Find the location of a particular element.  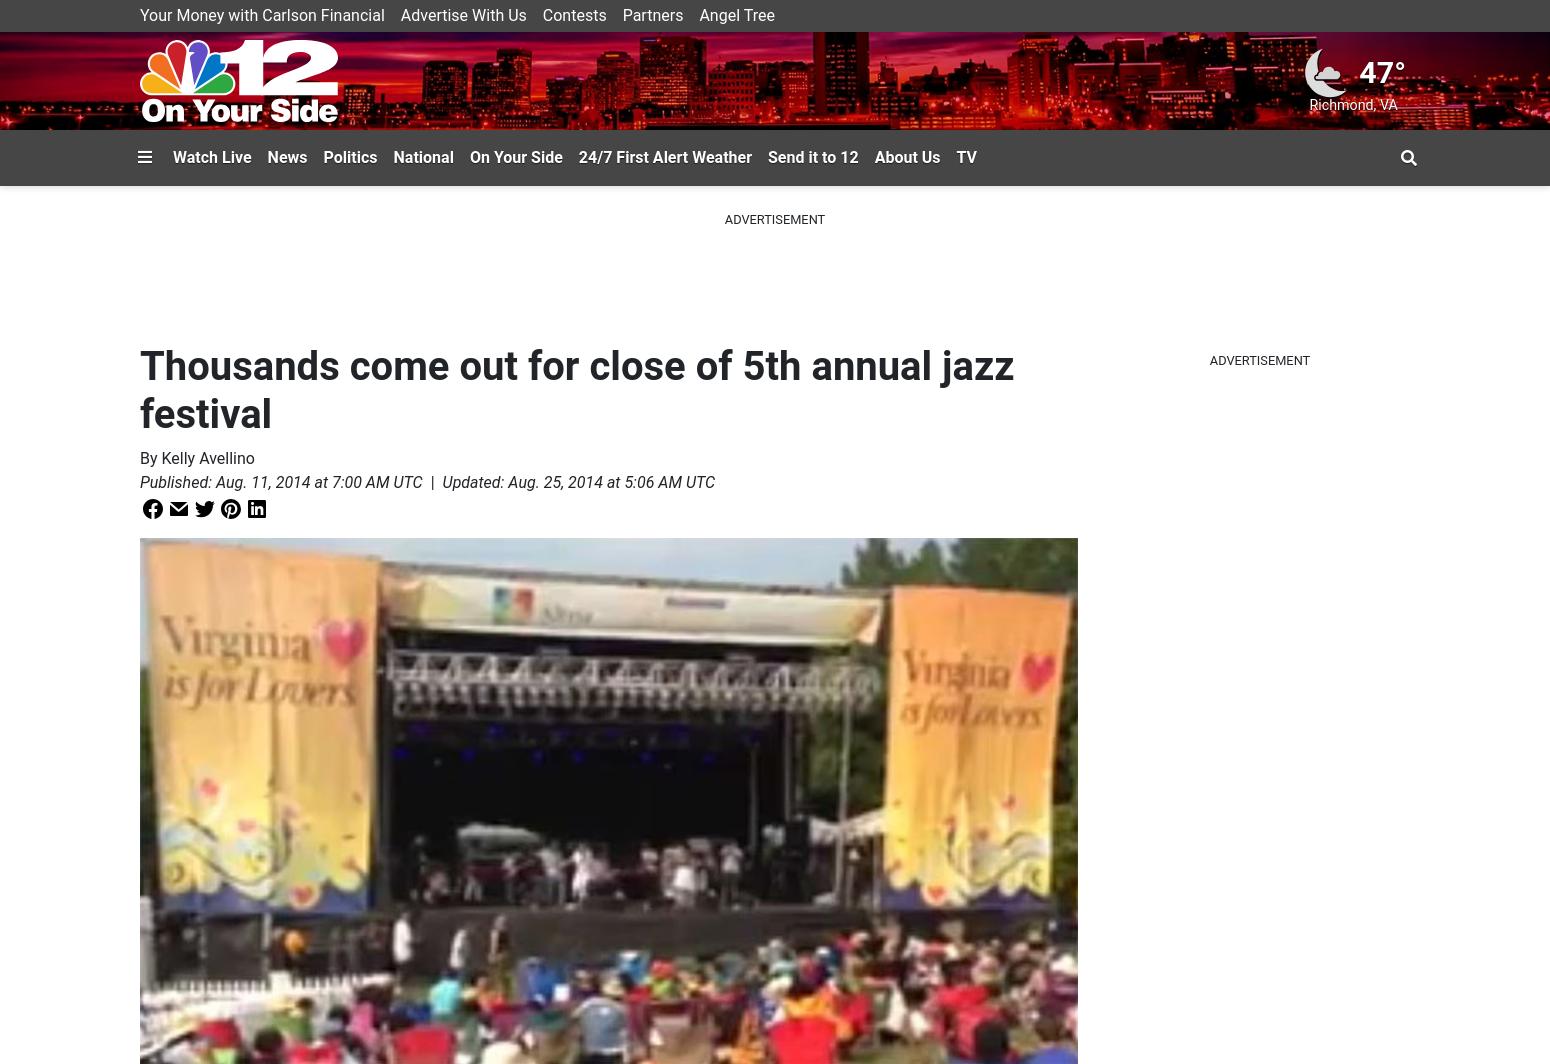

'Published' is located at coordinates (173, 482).